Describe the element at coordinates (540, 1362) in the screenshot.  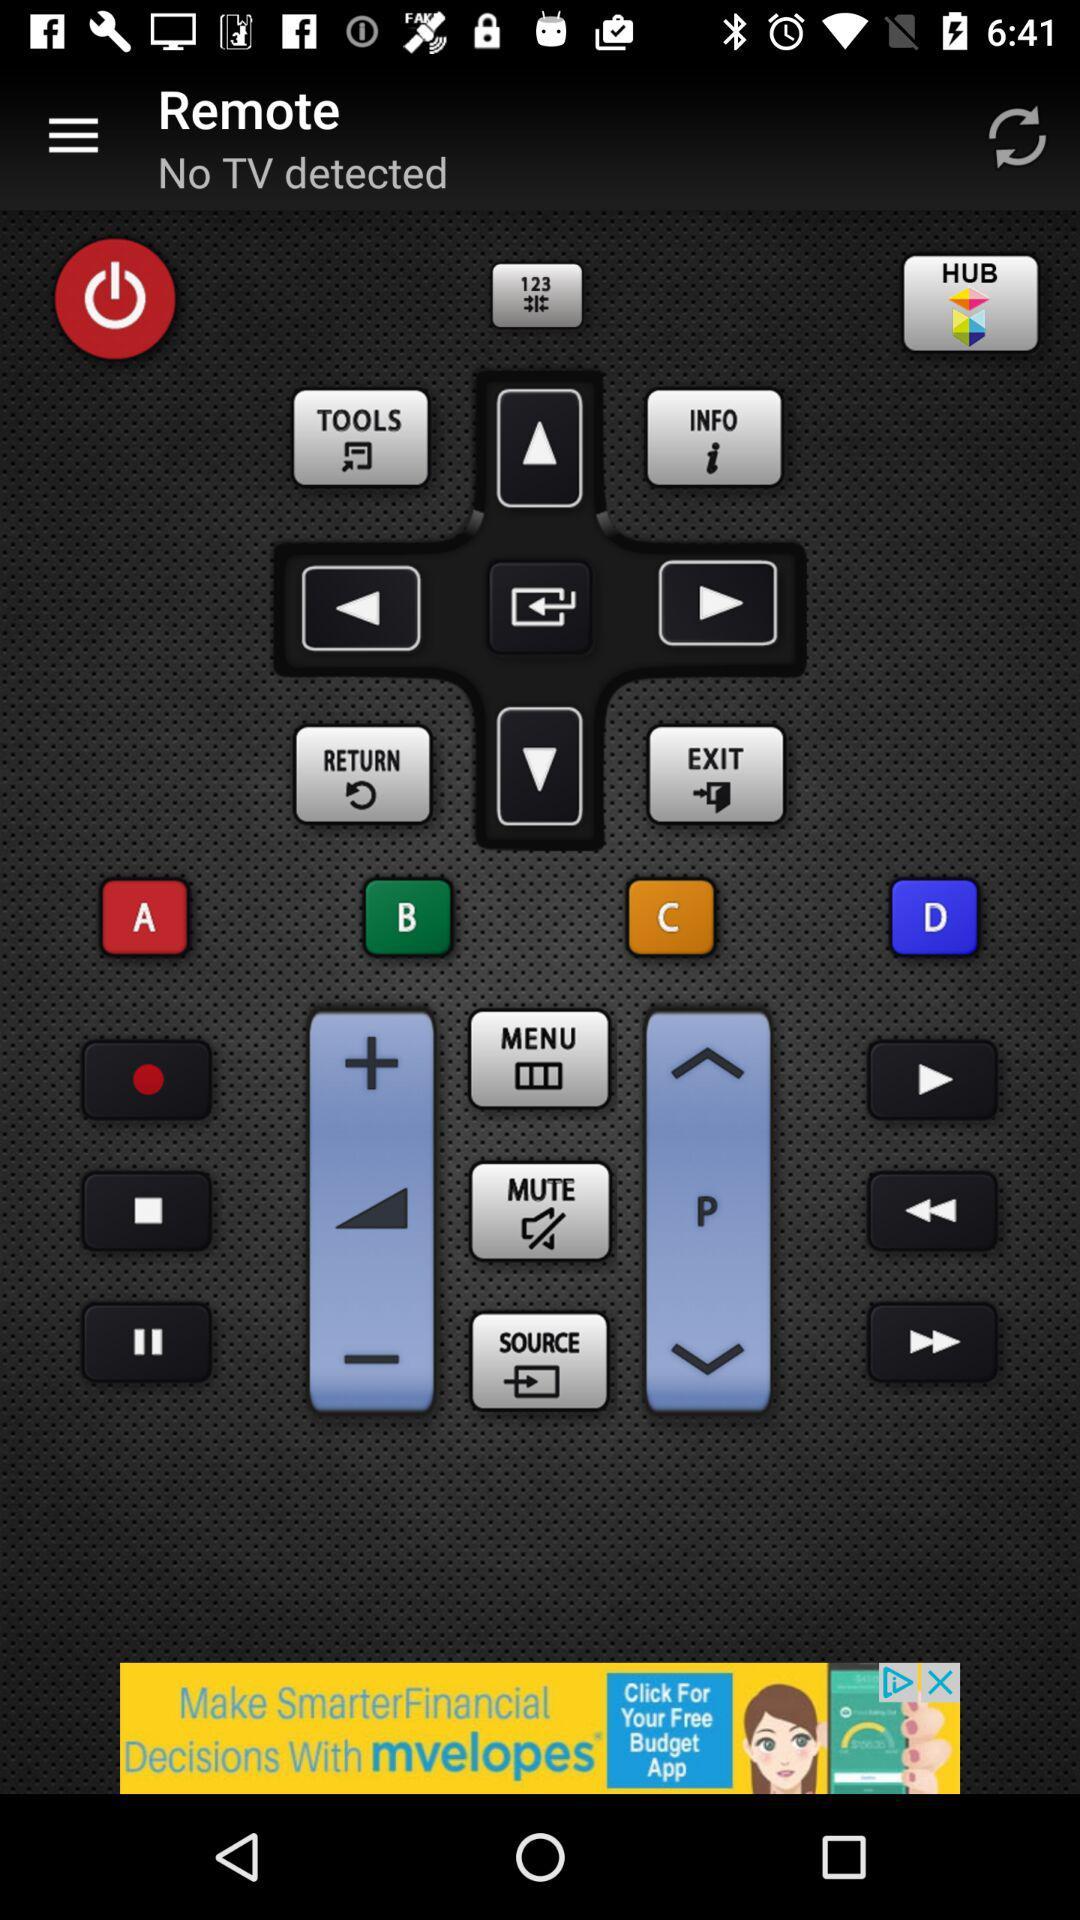
I see `change source` at that location.